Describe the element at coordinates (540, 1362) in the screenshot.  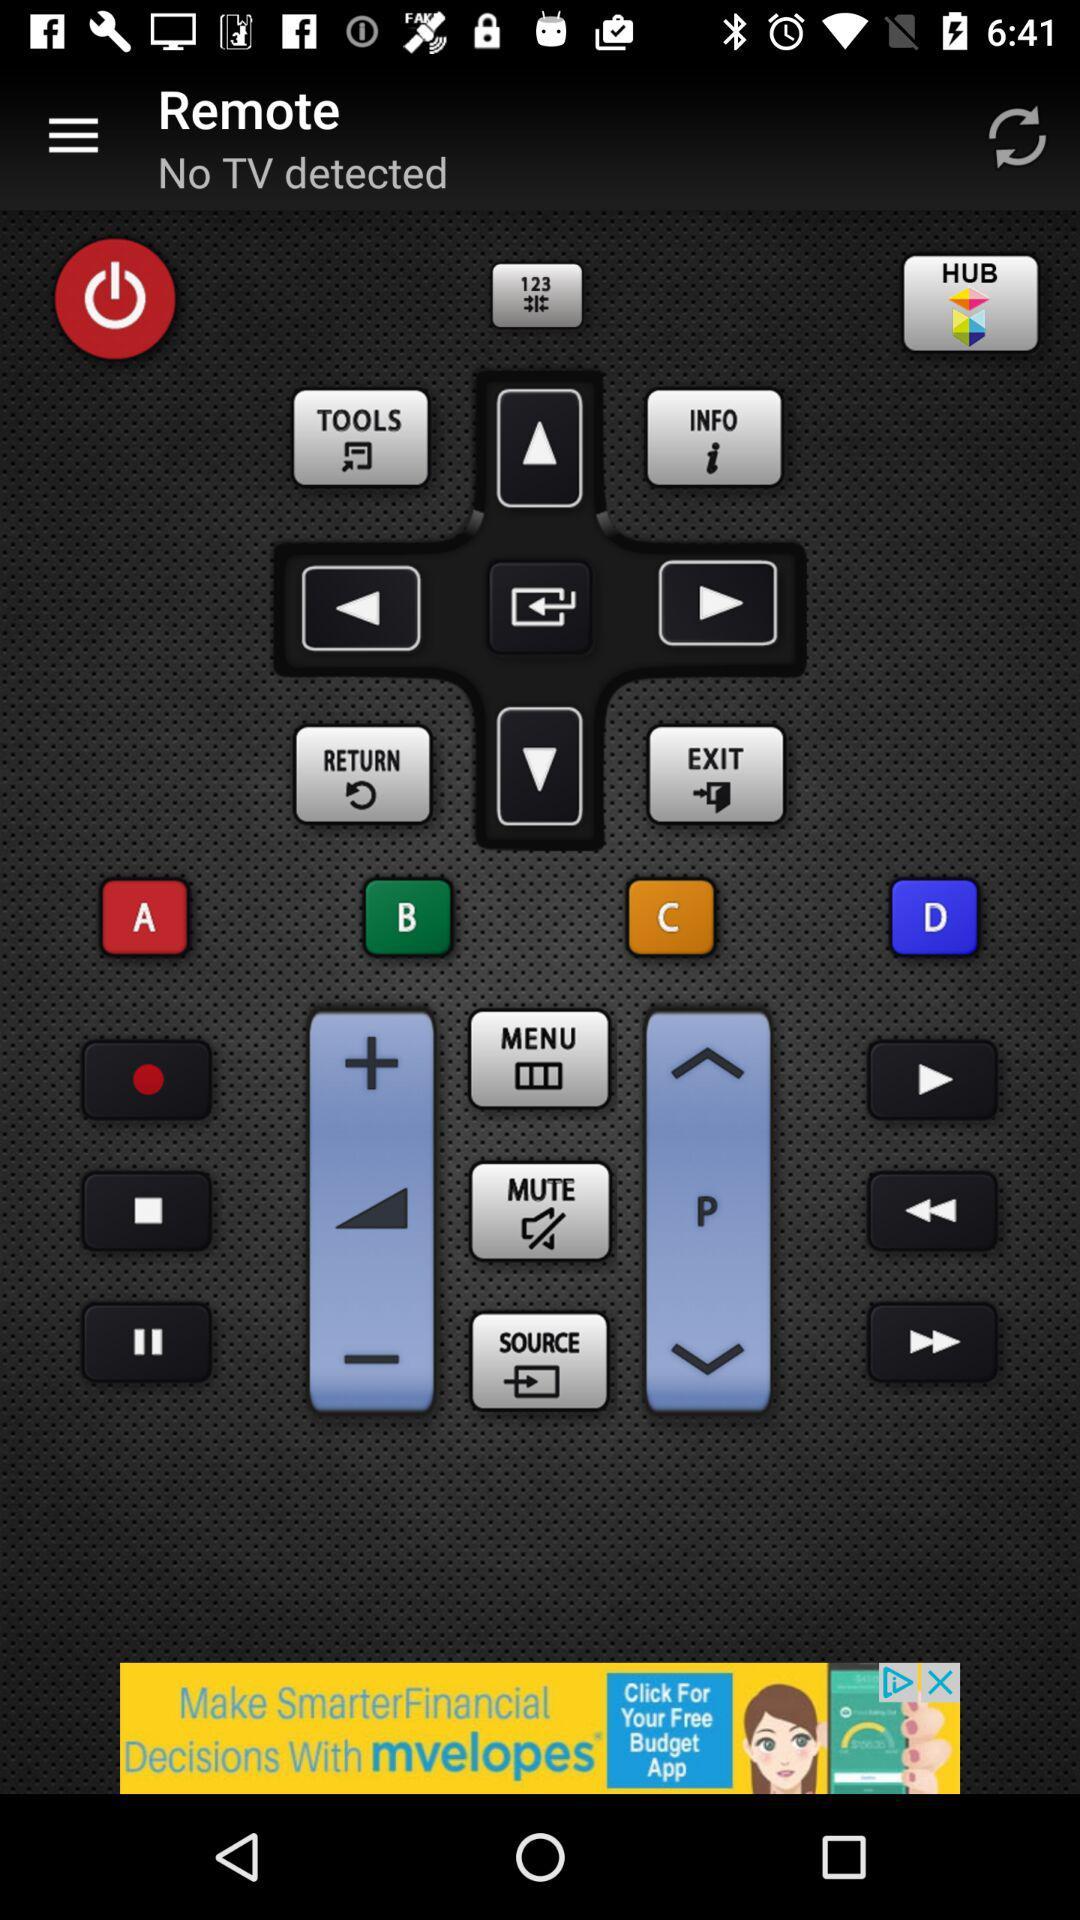
I see `change source` at that location.